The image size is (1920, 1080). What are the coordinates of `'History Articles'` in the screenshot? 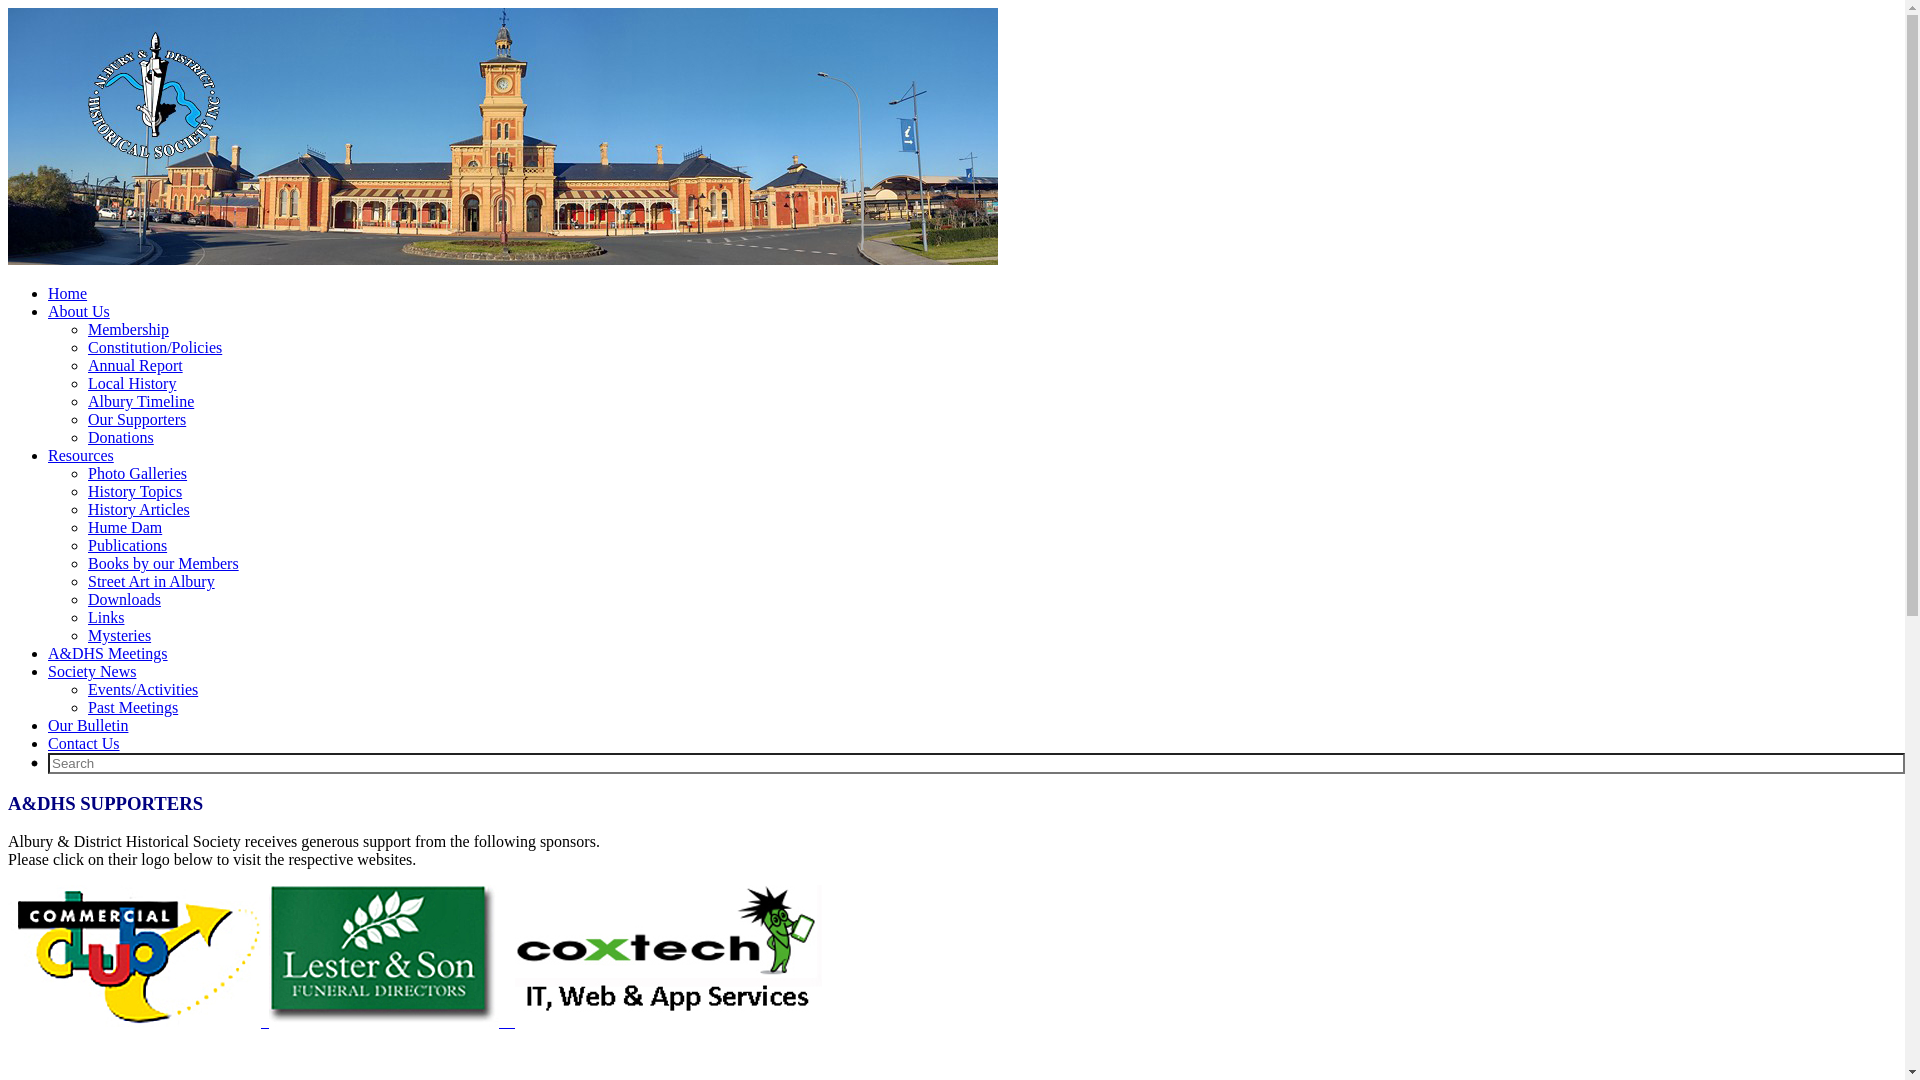 It's located at (138, 508).